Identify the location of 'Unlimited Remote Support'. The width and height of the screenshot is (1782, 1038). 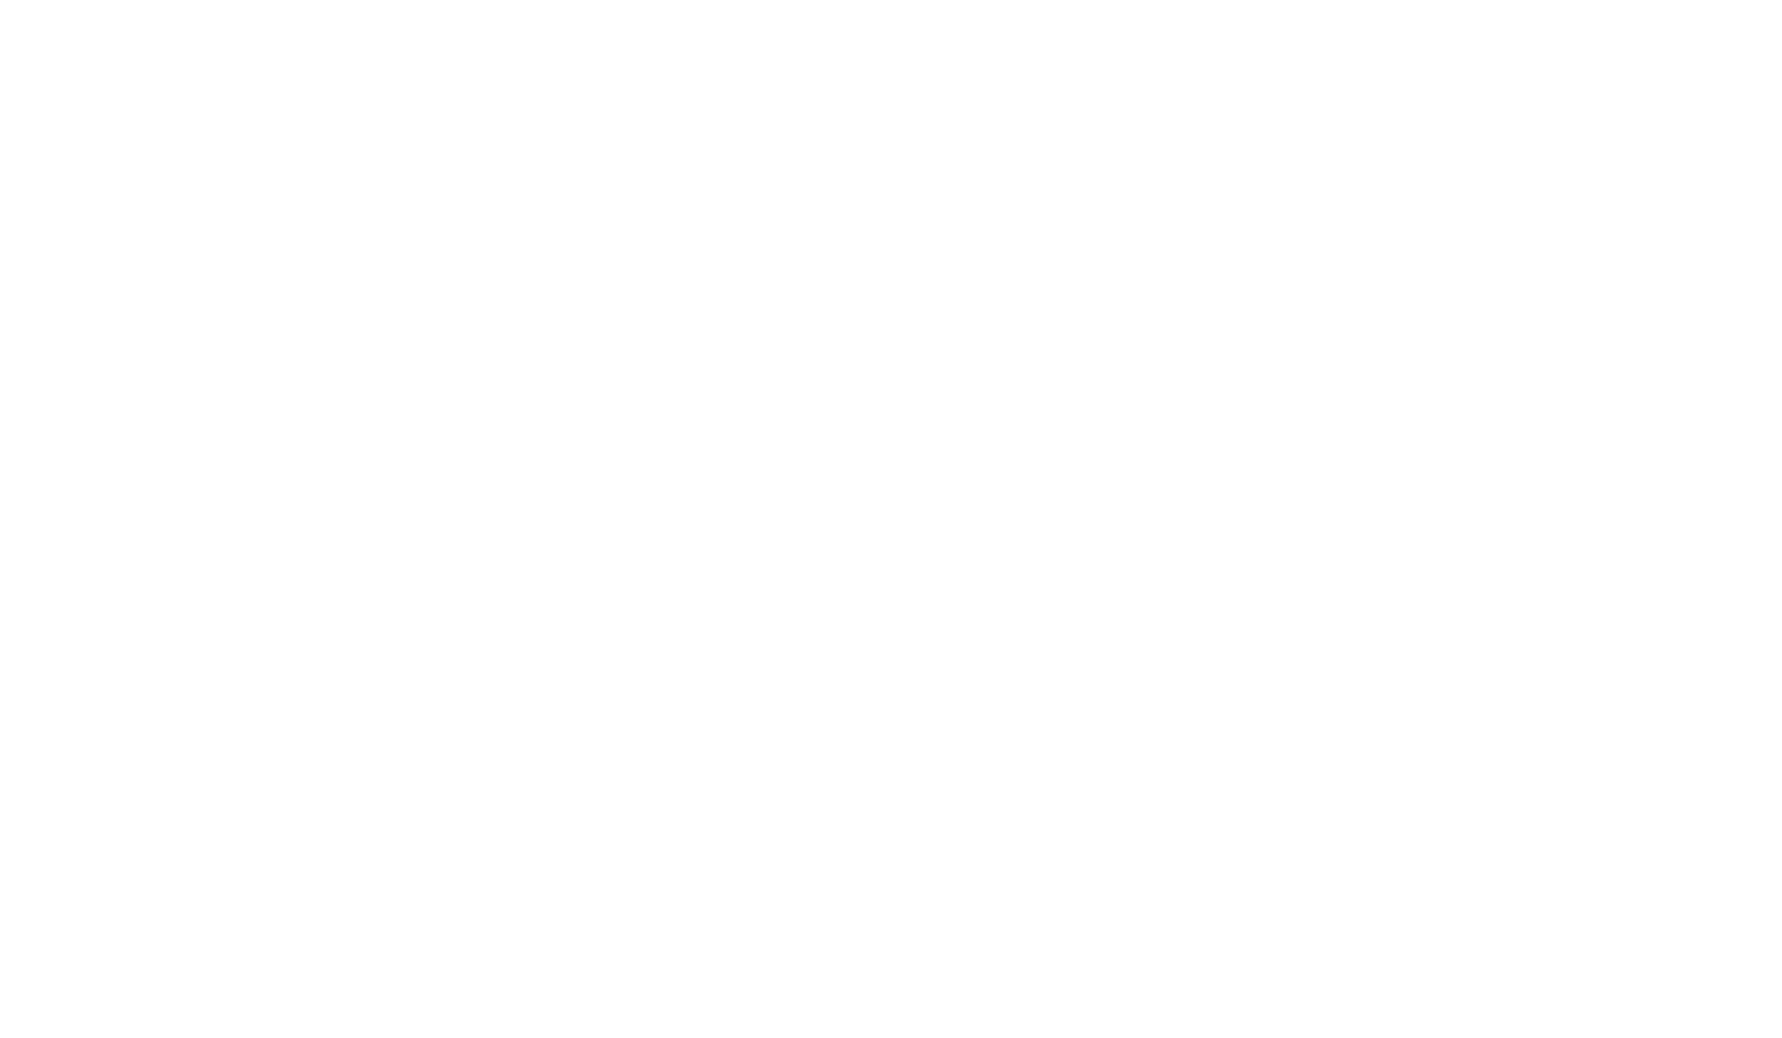
(875, 21).